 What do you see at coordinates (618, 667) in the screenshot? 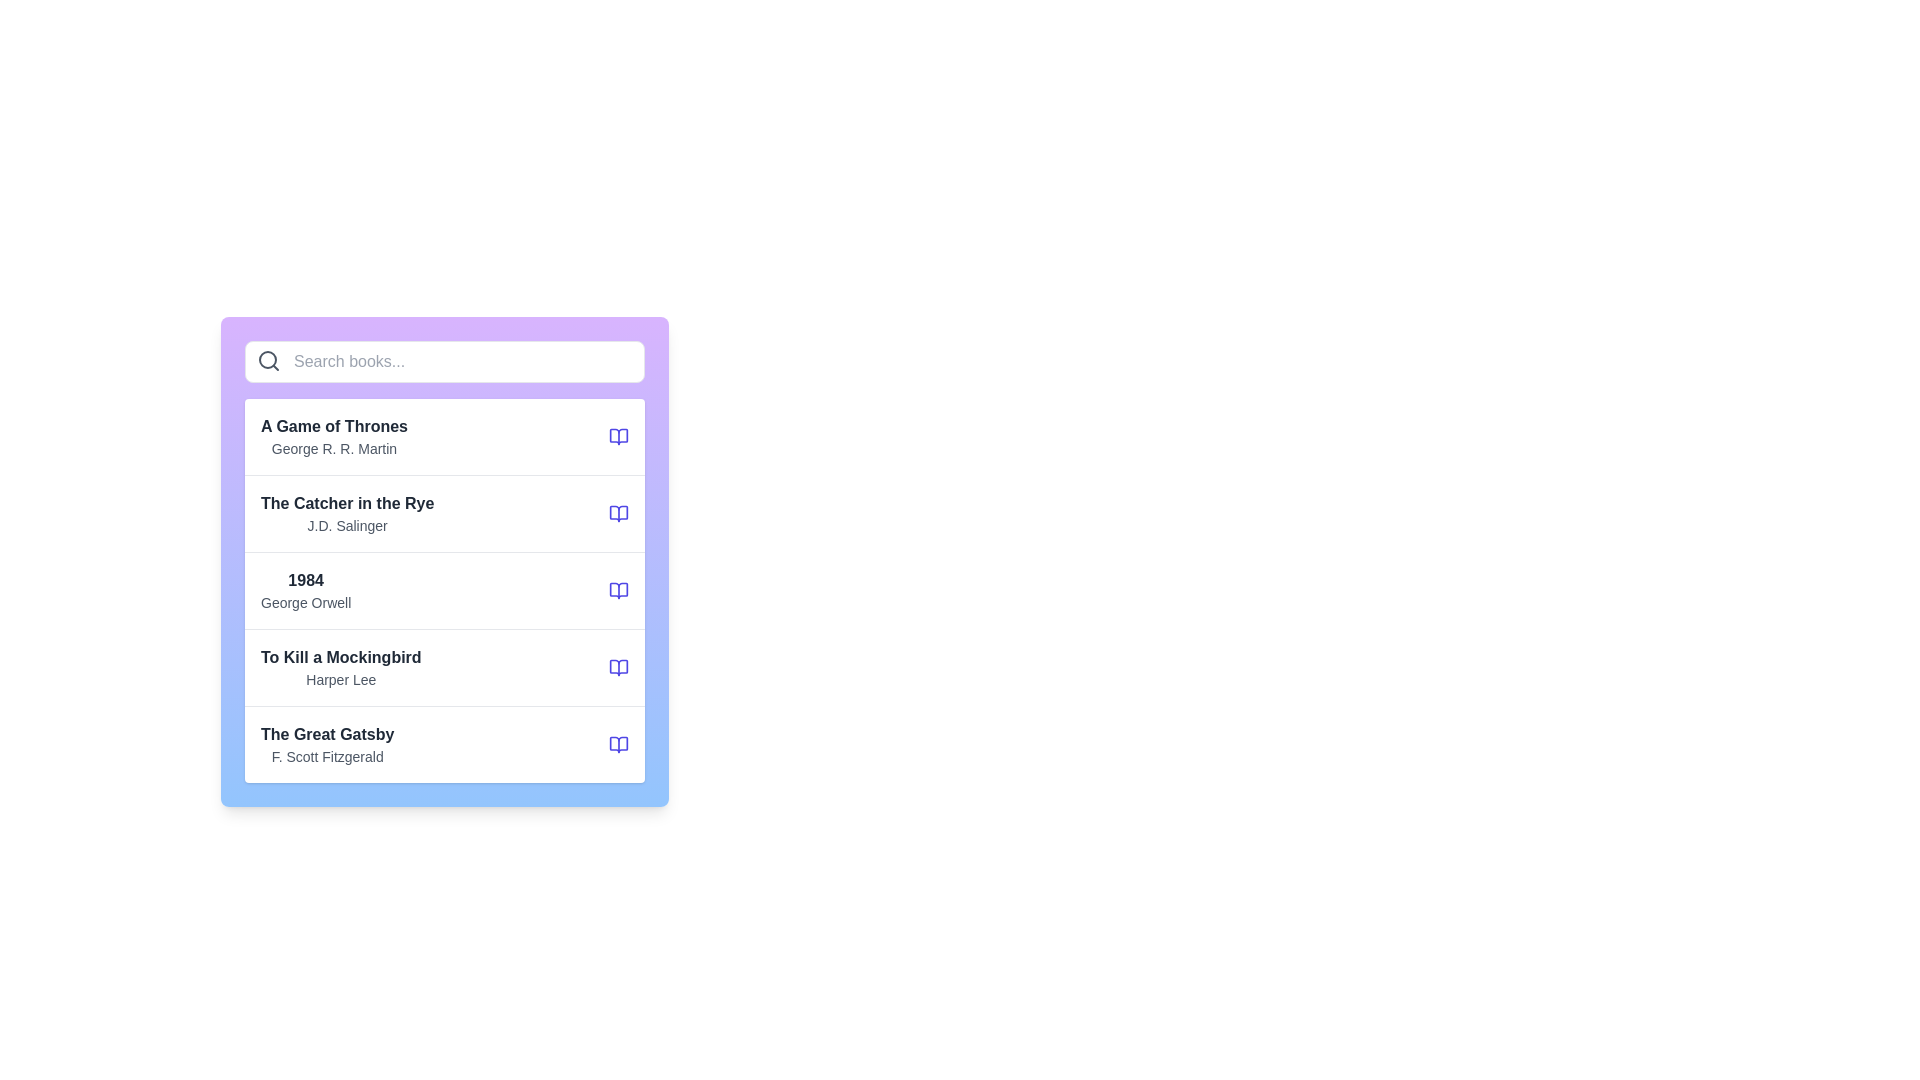
I see `the left half of the open book icon next to the entry 'To Kill a Mockingbird' labeled 'Harper Lee'` at bounding box center [618, 667].